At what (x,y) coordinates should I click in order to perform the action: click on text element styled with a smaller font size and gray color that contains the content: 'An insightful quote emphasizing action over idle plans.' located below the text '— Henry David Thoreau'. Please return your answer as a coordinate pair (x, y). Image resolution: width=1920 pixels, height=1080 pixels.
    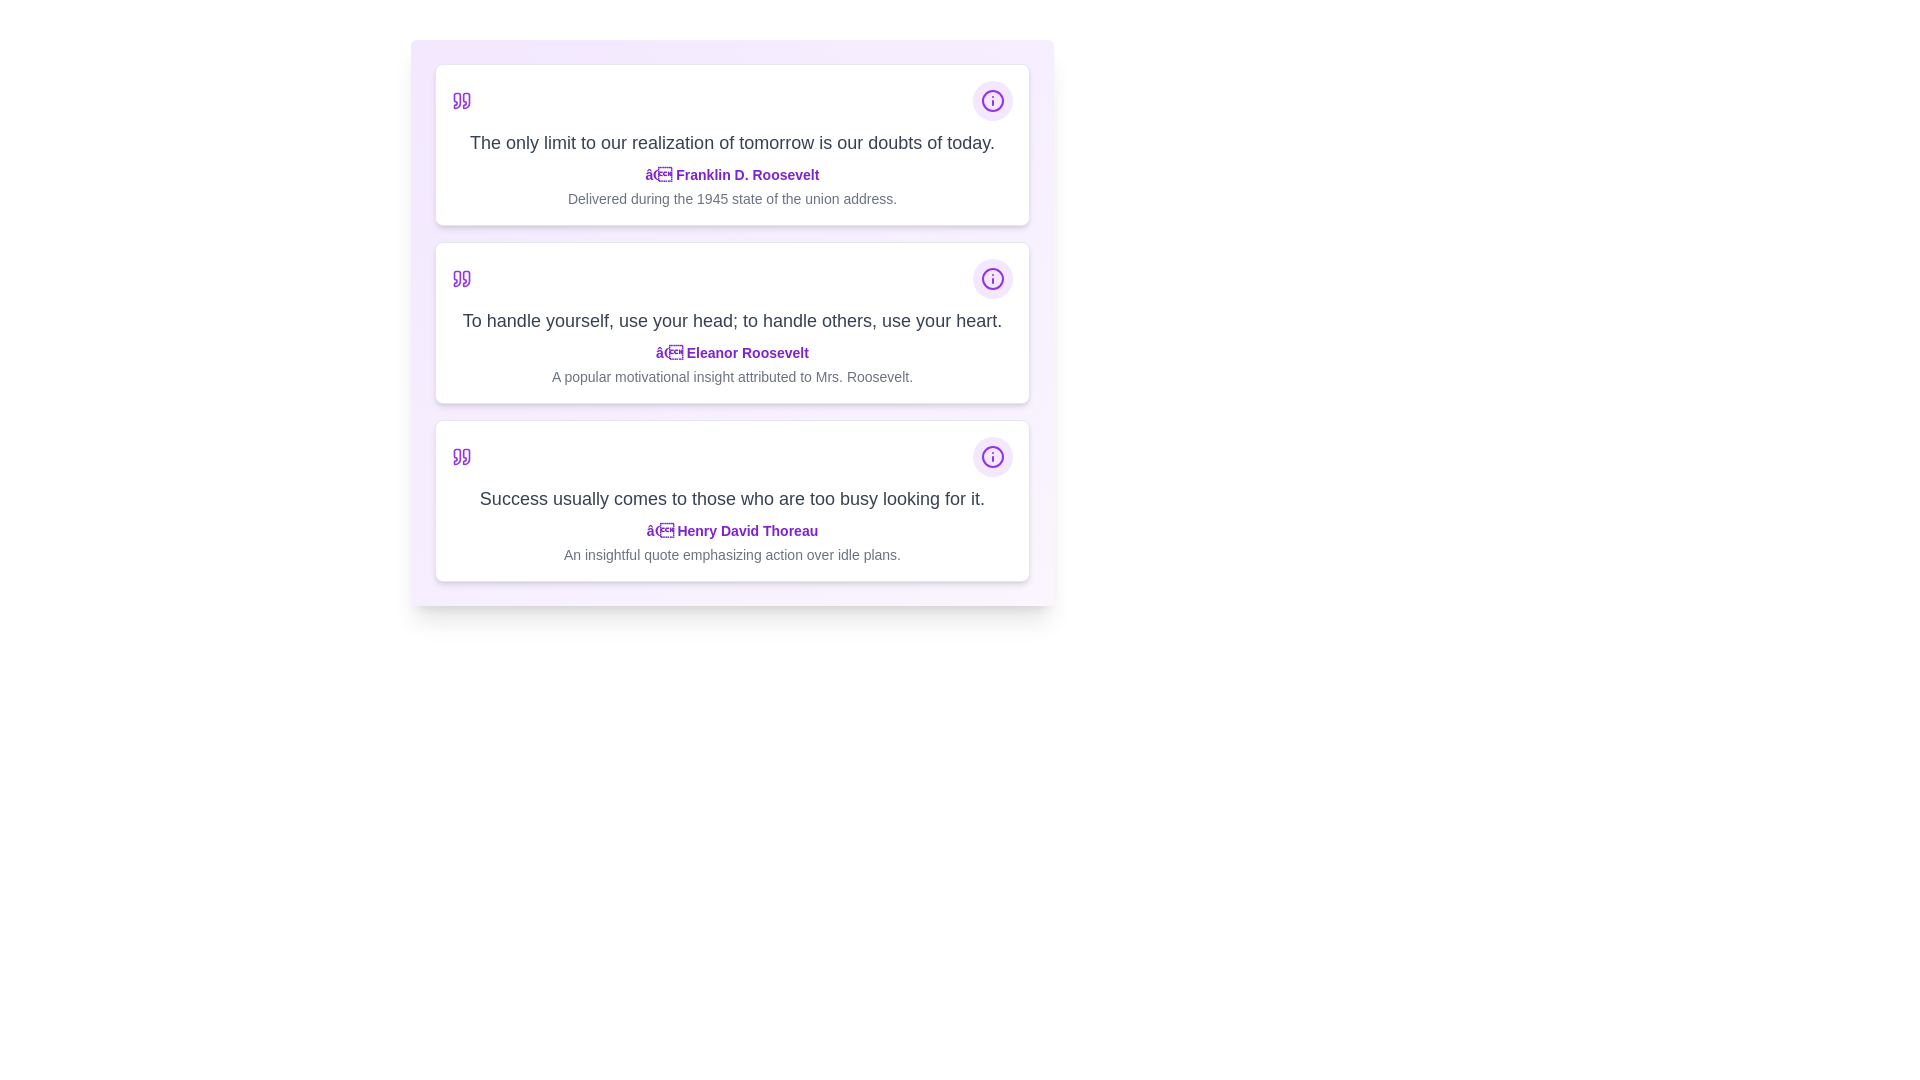
    Looking at the image, I should click on (731, 555).